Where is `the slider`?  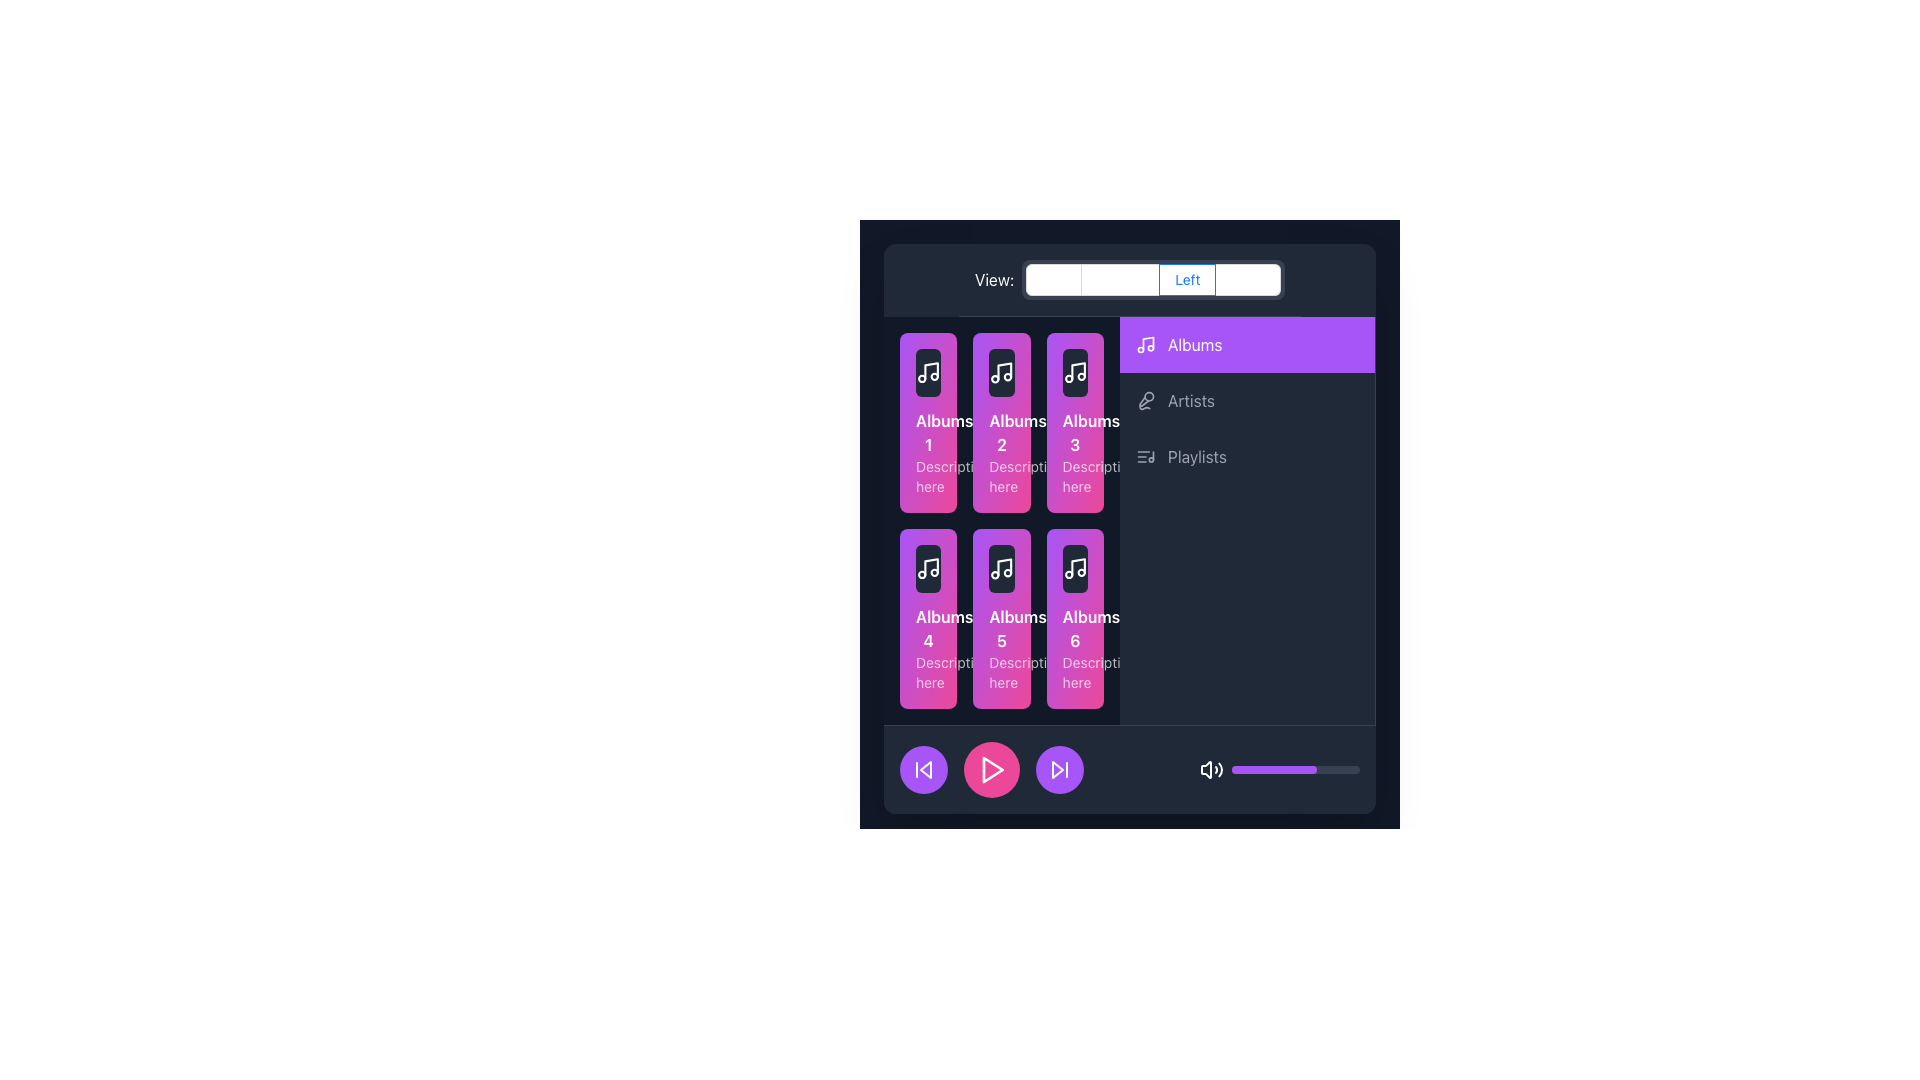
the slider is located at coordinates (1274, 769).